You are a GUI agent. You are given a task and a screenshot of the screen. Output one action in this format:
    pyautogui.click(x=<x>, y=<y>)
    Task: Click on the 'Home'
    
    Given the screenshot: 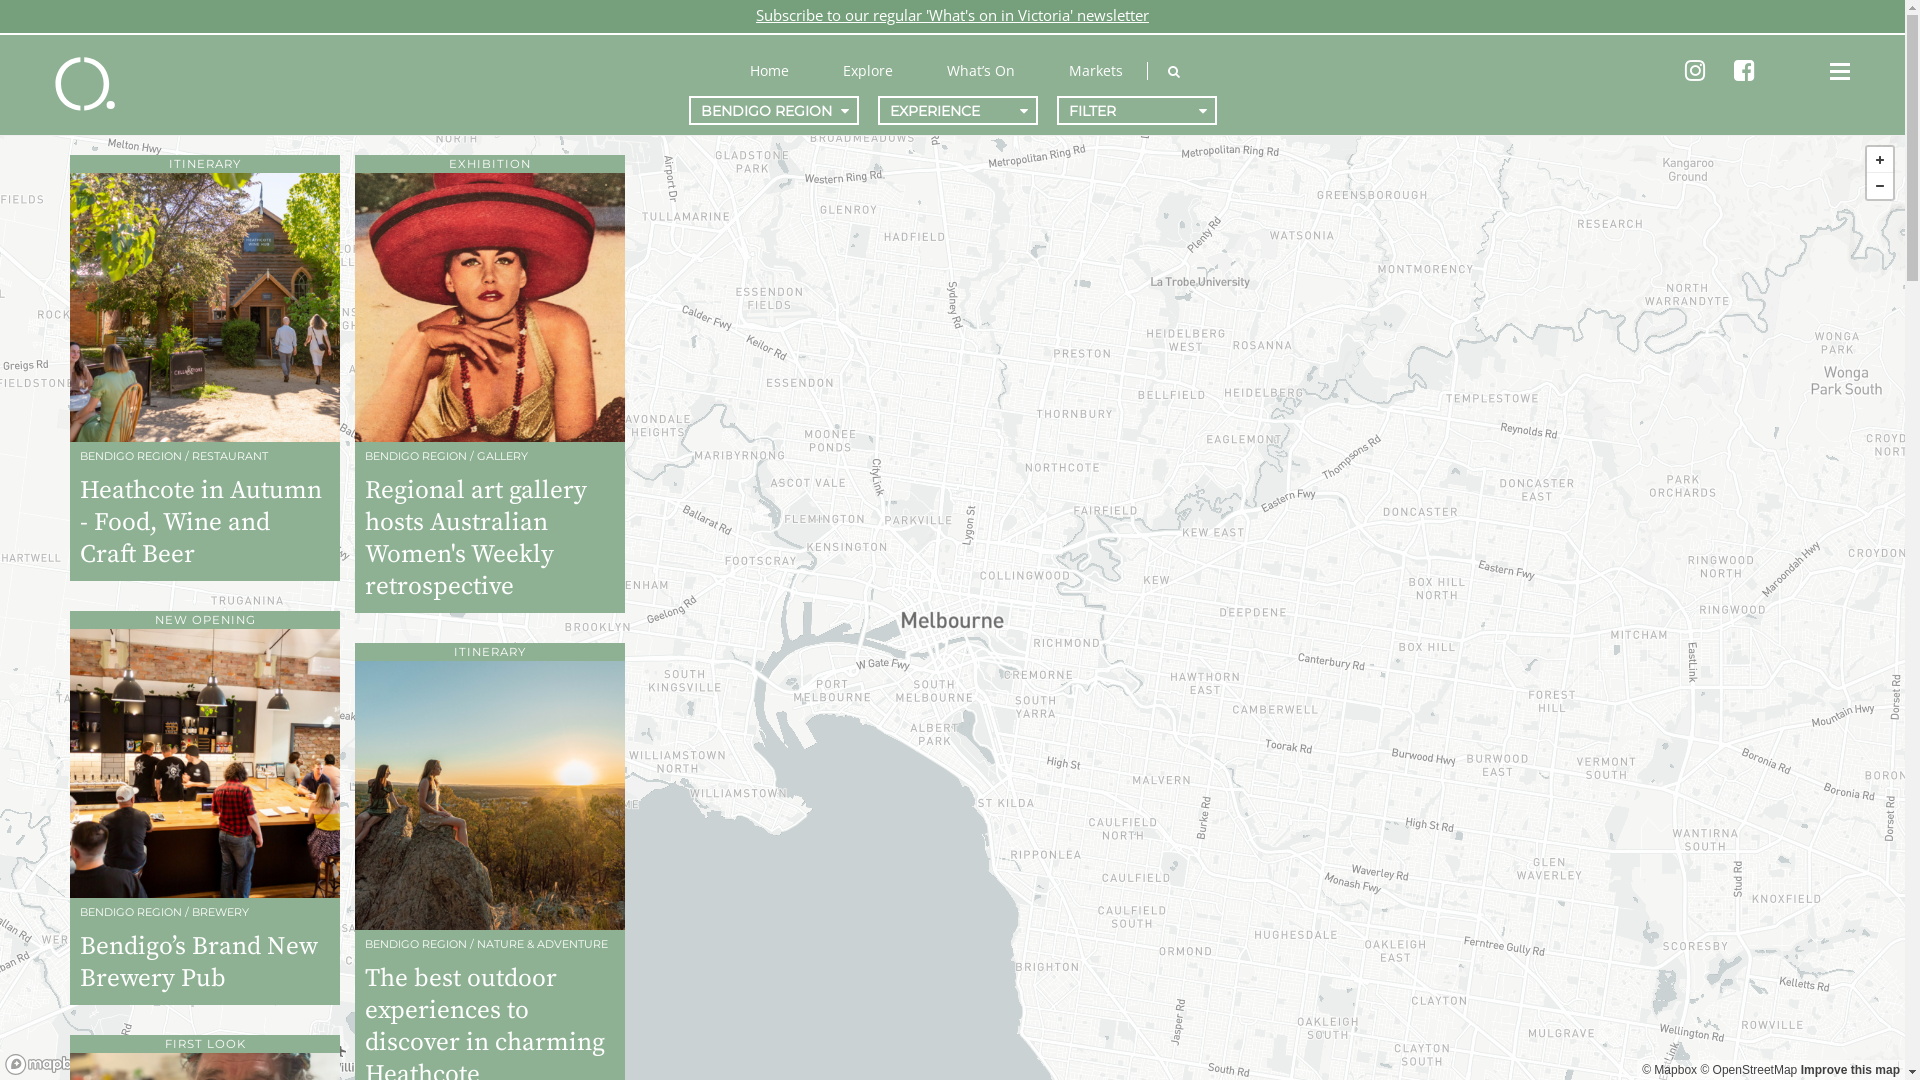 What is the action you would take?
    pyautogui.click(x=768, y=69)
    